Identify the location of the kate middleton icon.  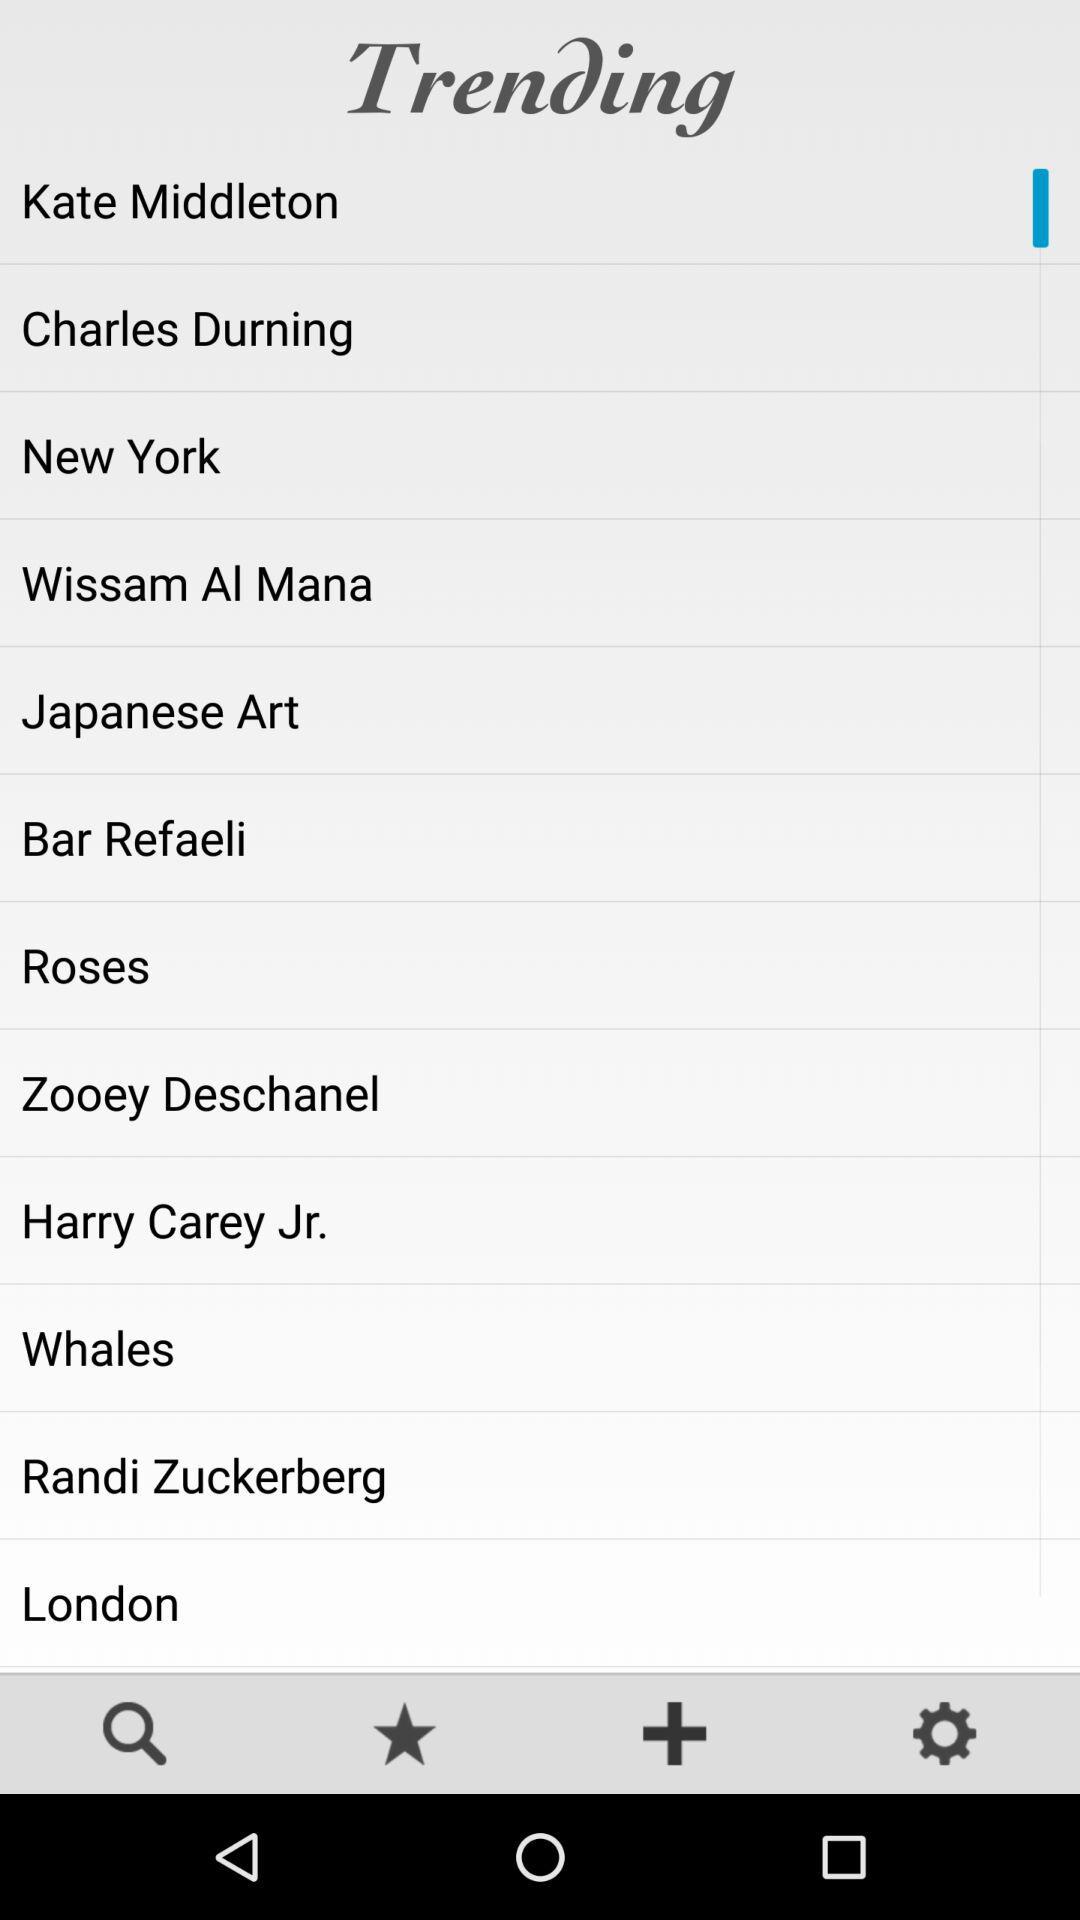
(540, 200).